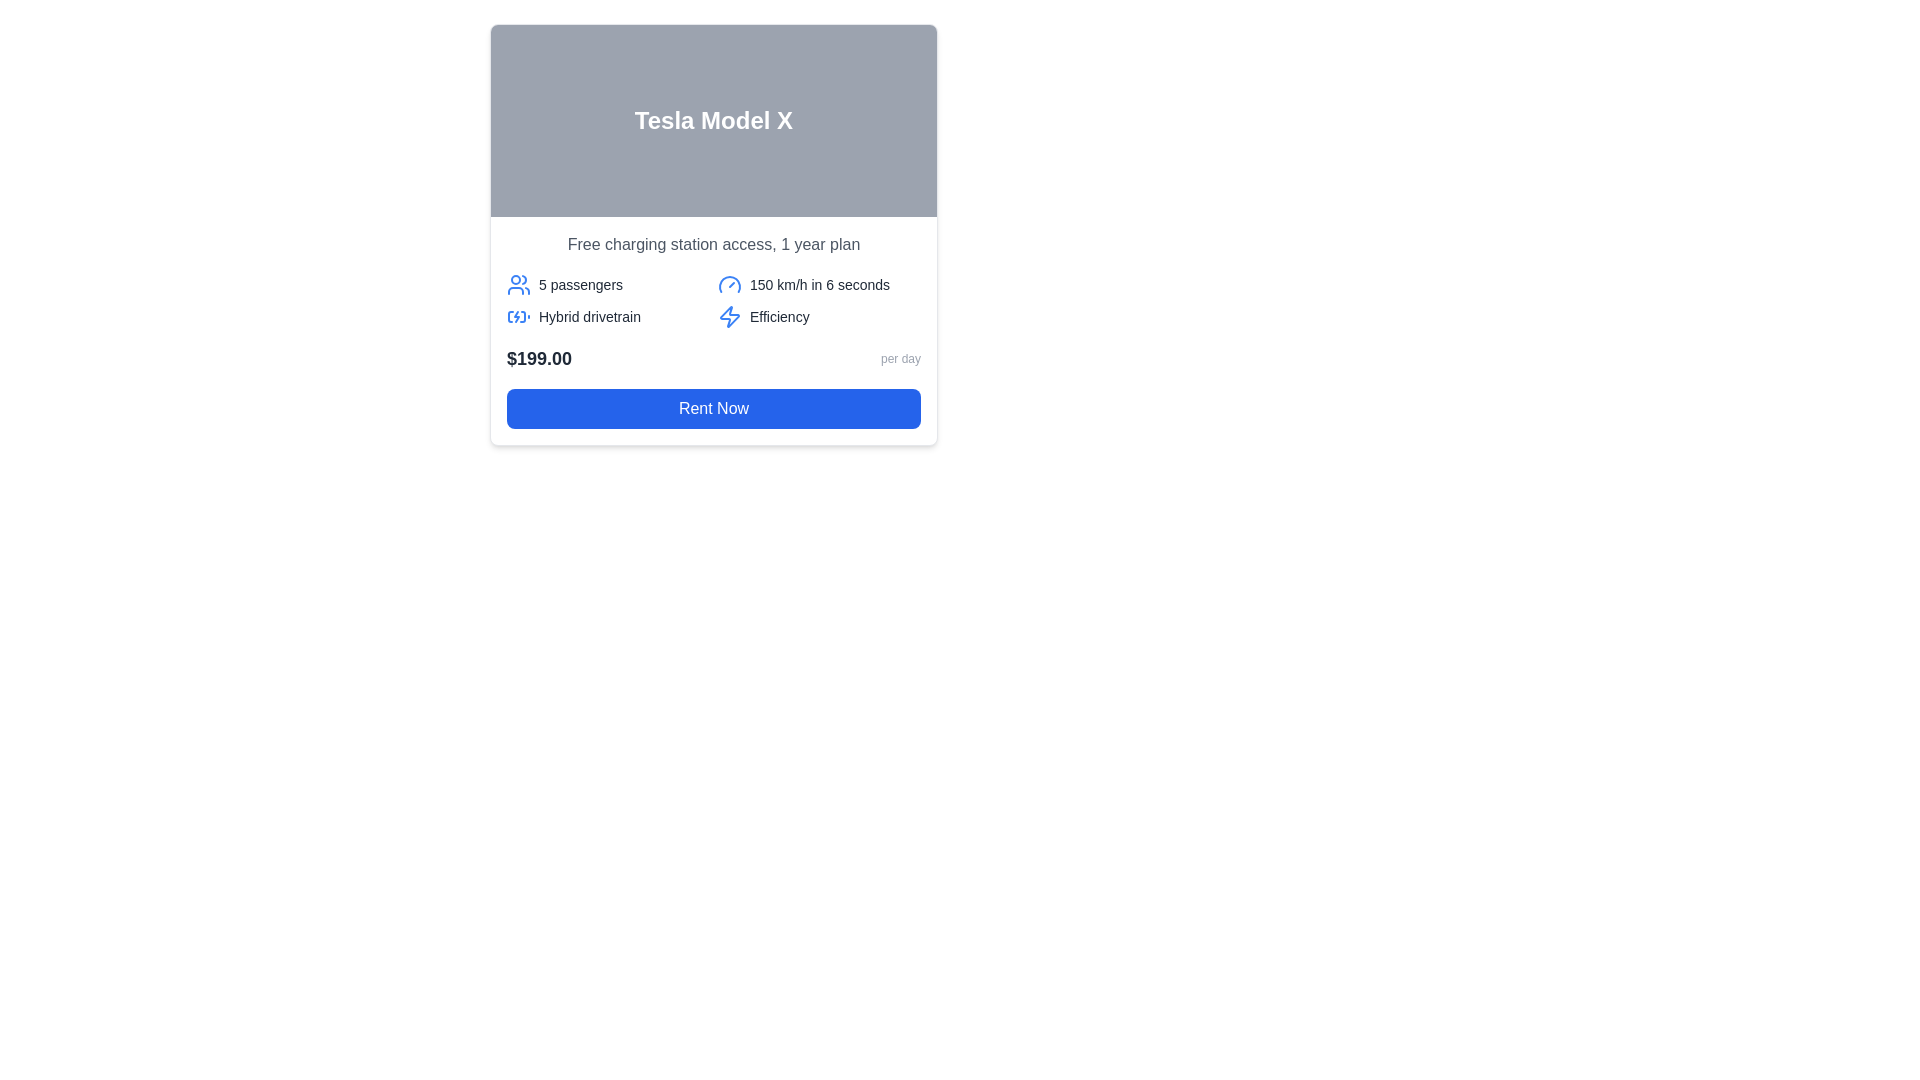 This screenshot has height=1080, width=1920. Describe the element at coordinates (714, 407) in the screenshot. I see `the 'Rent Now' button located at the bottom of the featured card` at that location.